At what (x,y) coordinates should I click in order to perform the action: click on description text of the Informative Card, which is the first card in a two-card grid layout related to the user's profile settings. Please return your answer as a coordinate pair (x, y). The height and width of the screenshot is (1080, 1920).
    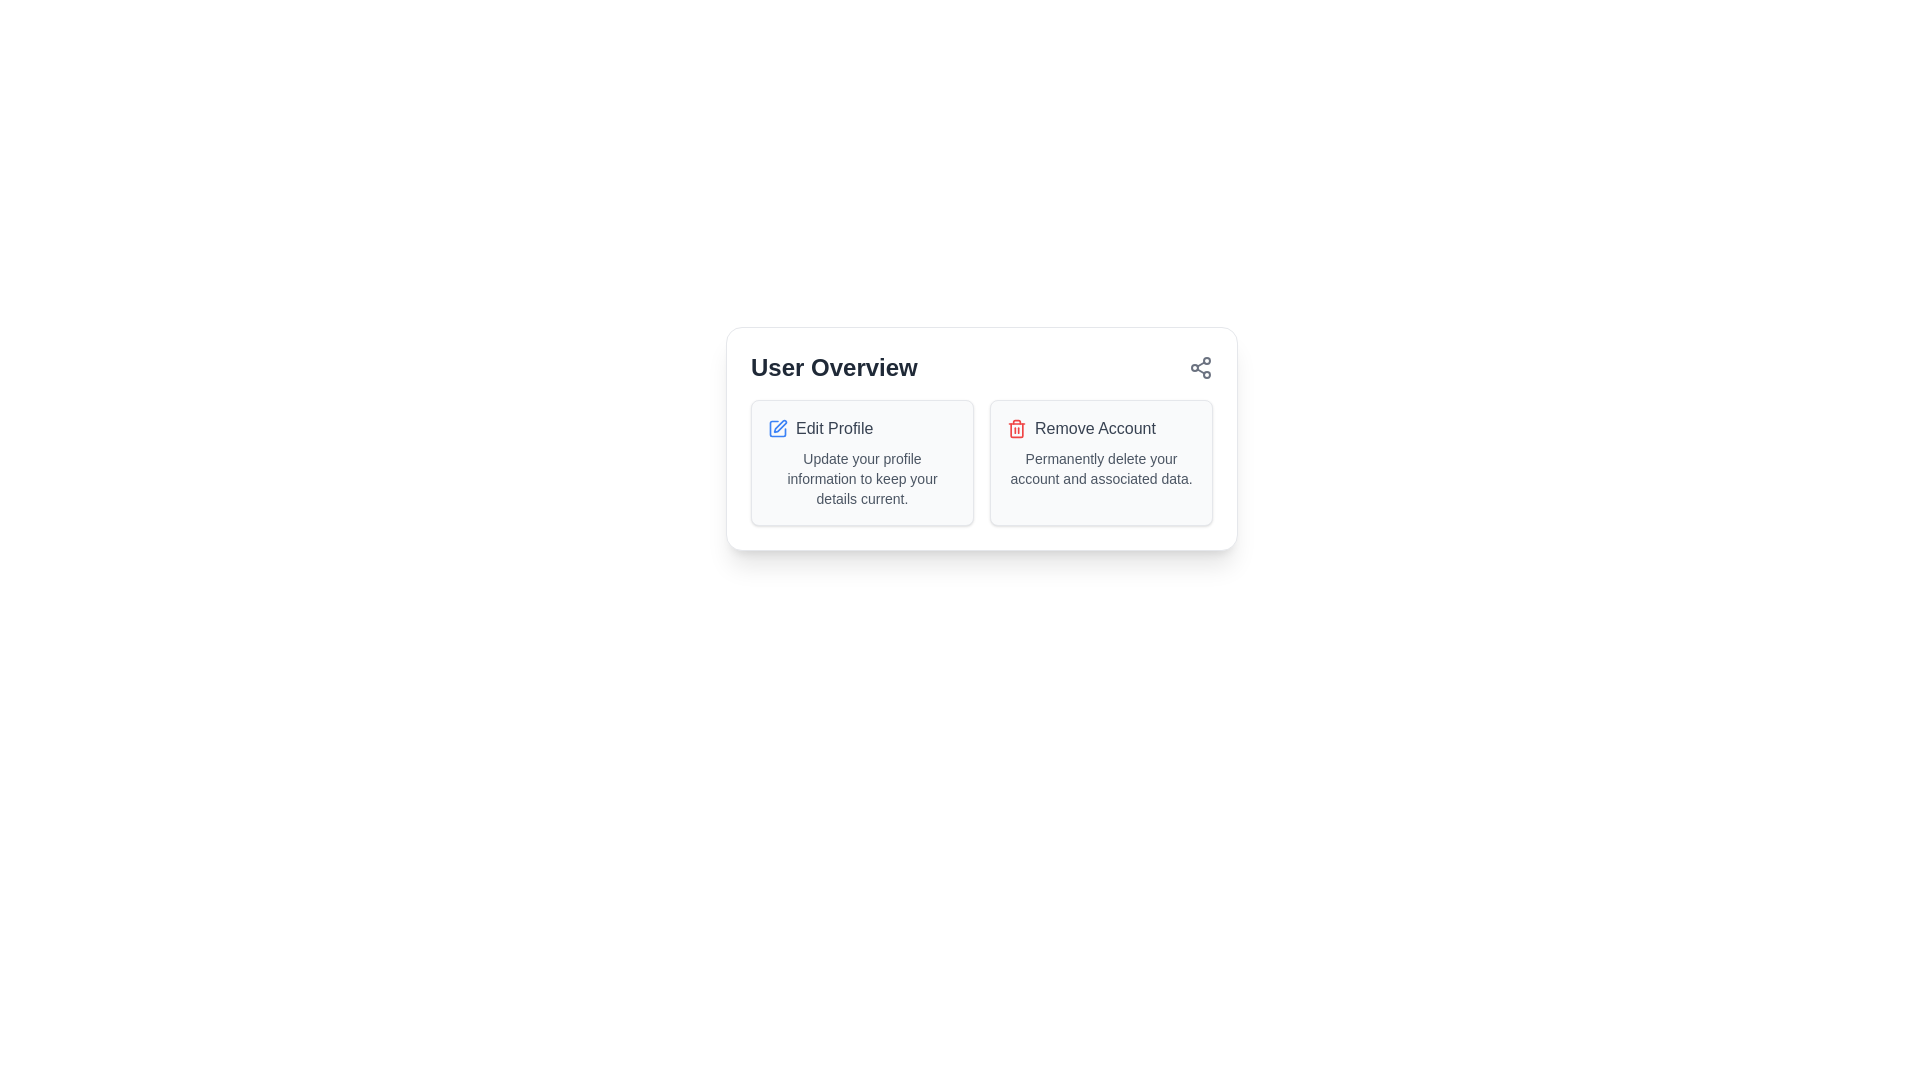
    Looking at the image, I should click on (862, 462).